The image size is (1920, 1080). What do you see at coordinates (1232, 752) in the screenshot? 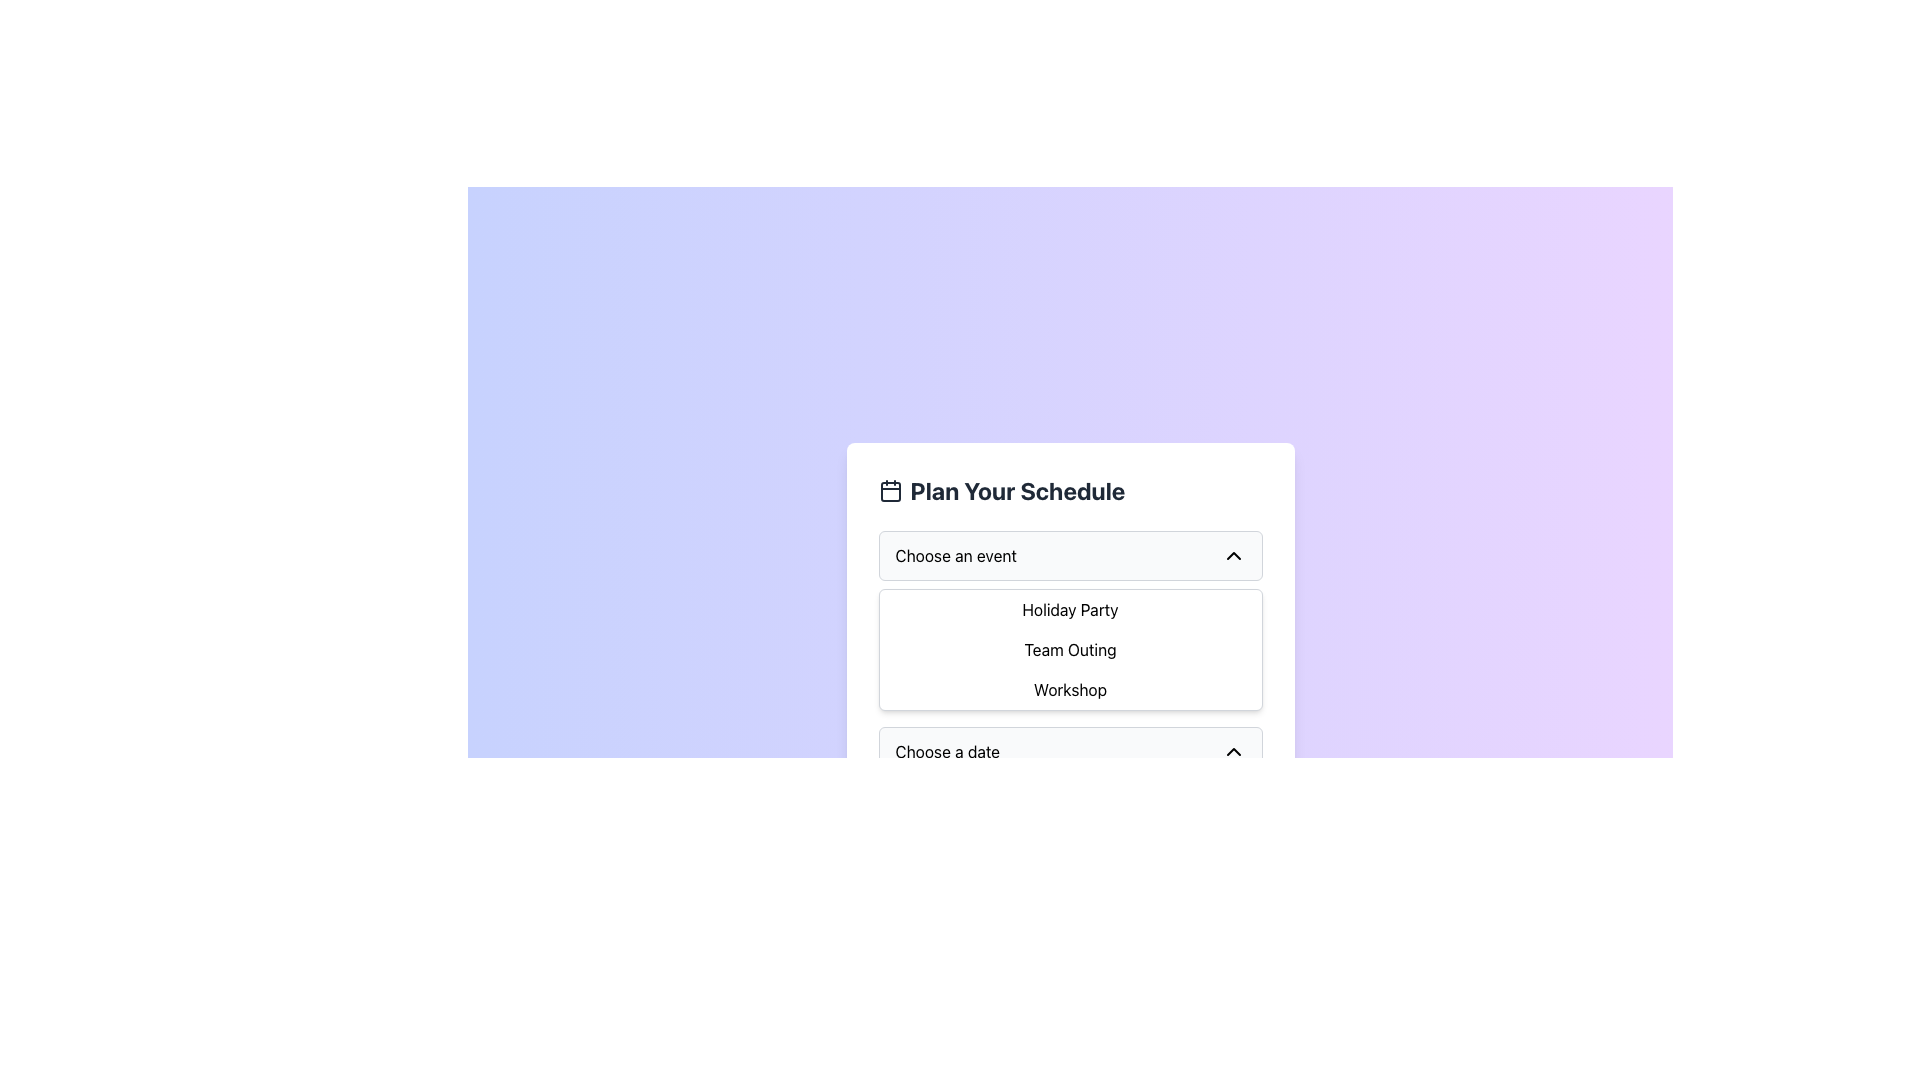
I see `the upward-facing chevron icon button located in the lower right corner of the 'Choose a date' input field` at bounding box center [1232, 752].